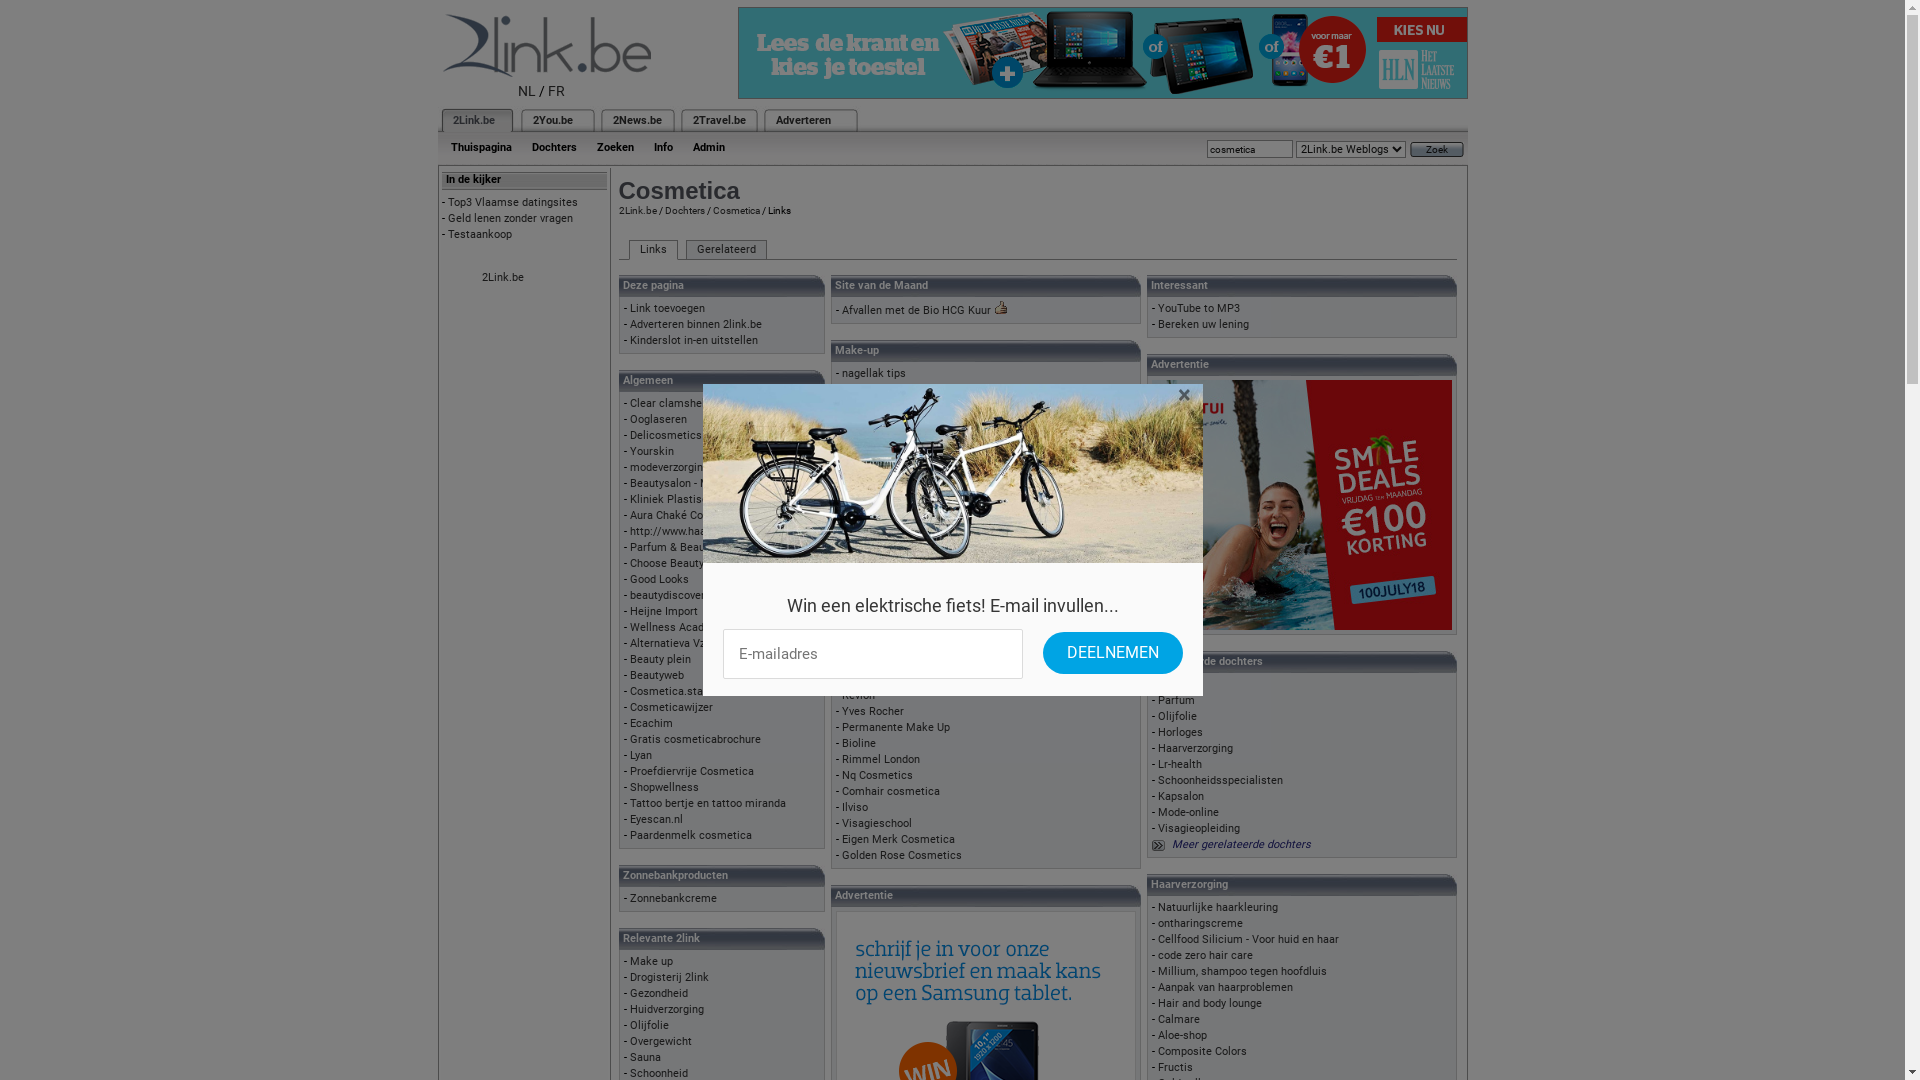 This screenshot has width=1920, height=1080. Describe the element at coordinates (841, 774) in the screenshot. I see `'Nq Cosmetics'` at that location.